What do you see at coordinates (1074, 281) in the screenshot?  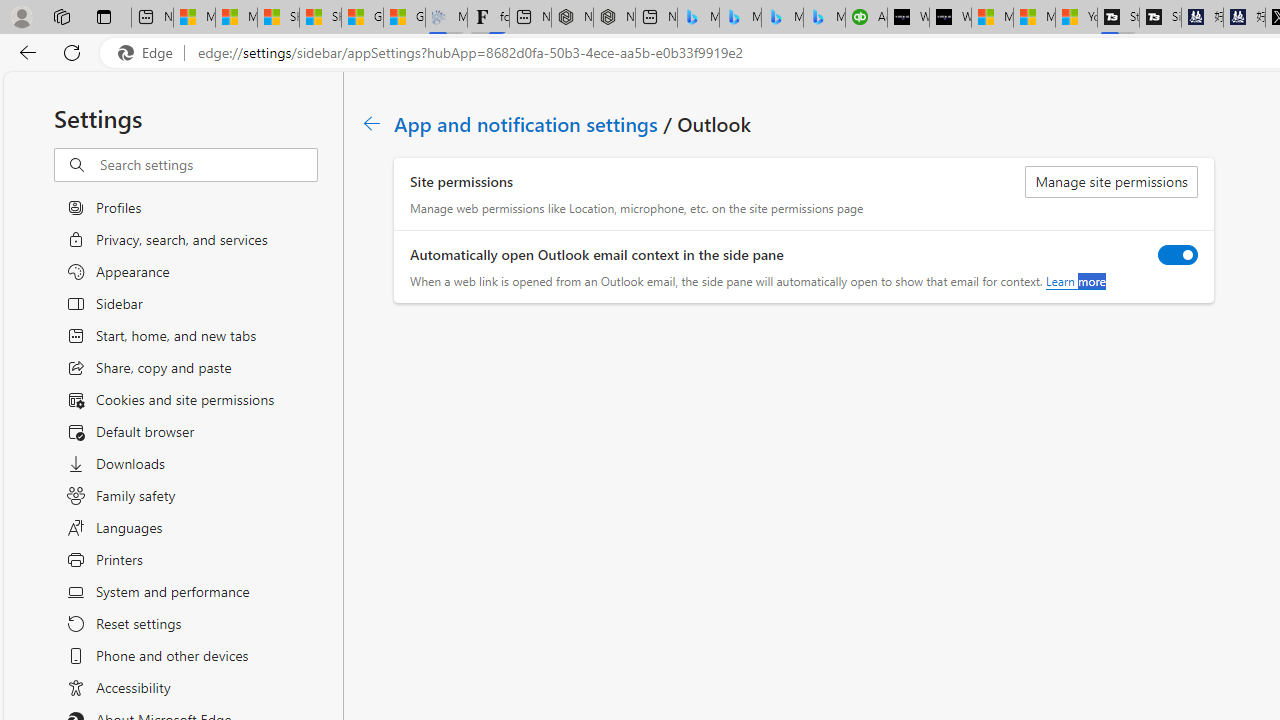 I see `'Learn more'` at bounding box center [1074, 281].